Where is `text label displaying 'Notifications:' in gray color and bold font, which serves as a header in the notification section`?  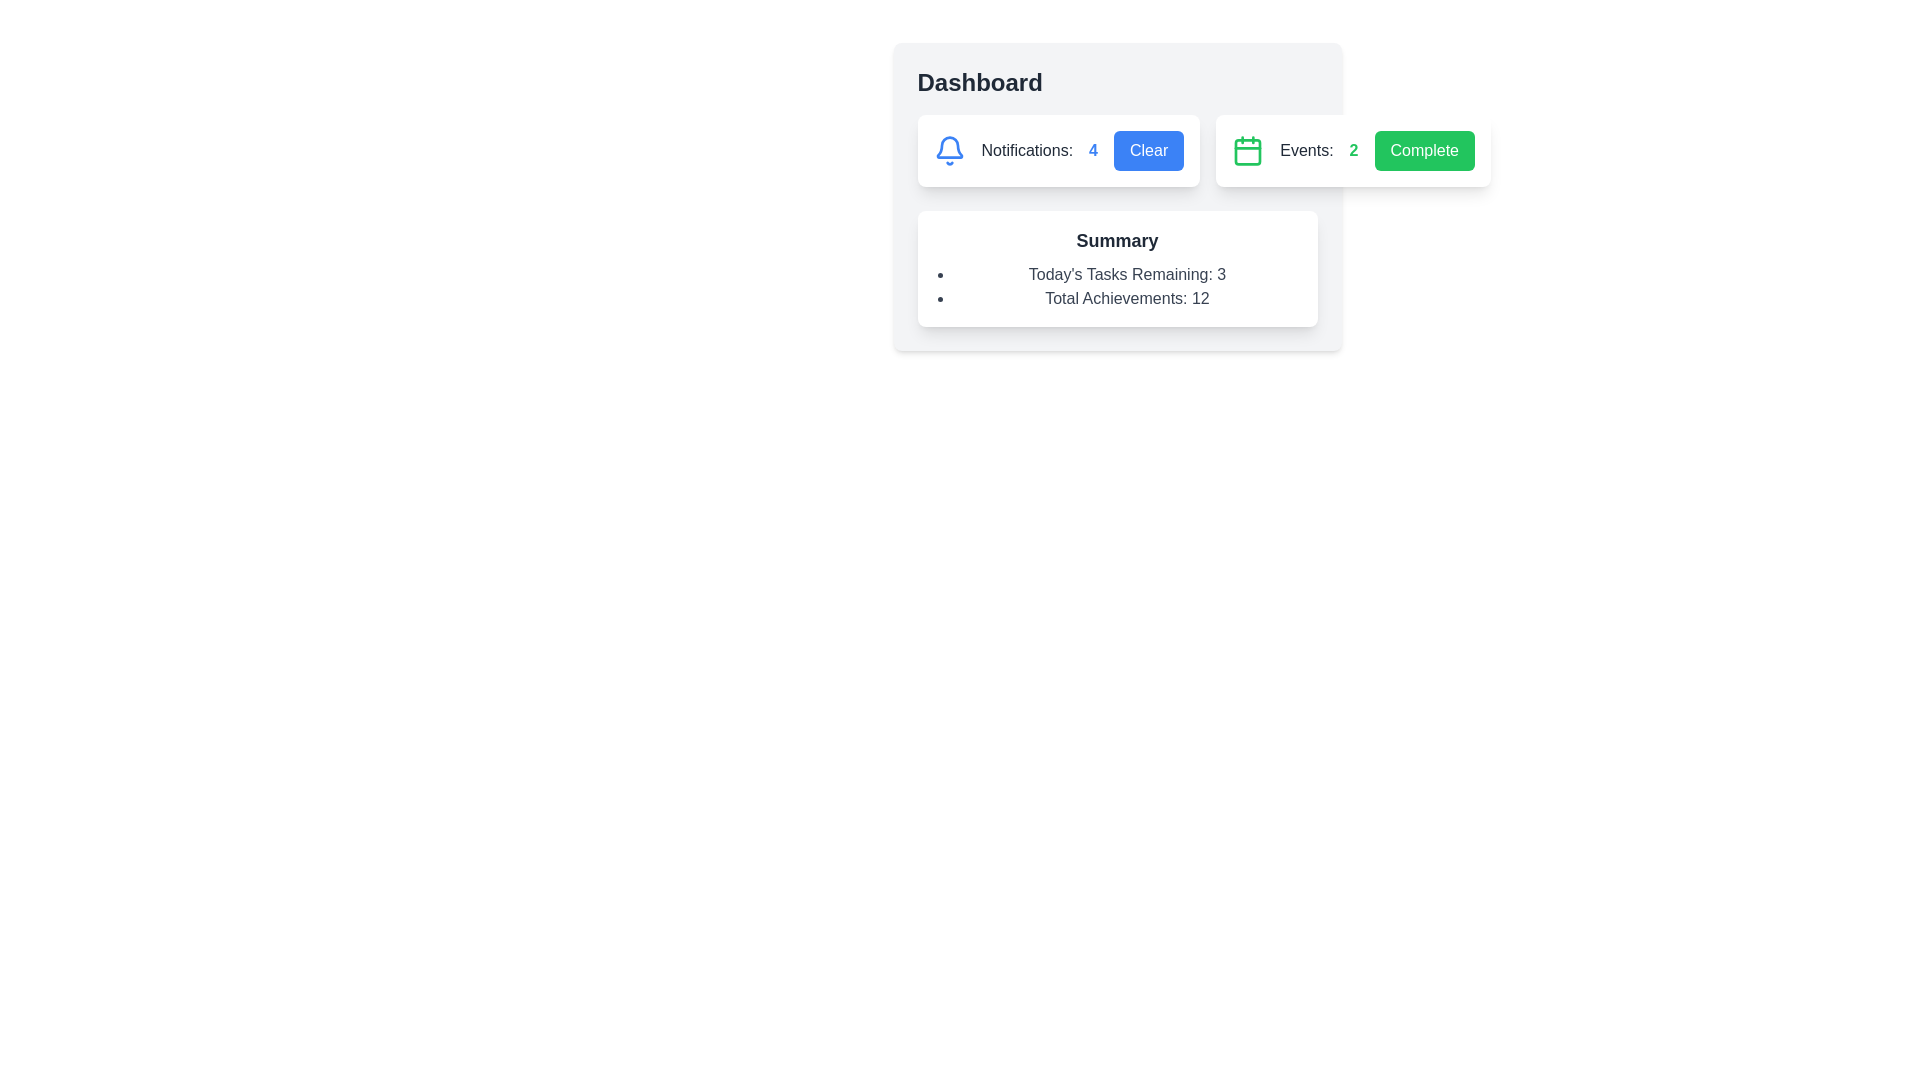 text label displaying 'Notifications:' in gray color and bold font, which serves as a header in the notification section is located at coordinates (1027, 149).